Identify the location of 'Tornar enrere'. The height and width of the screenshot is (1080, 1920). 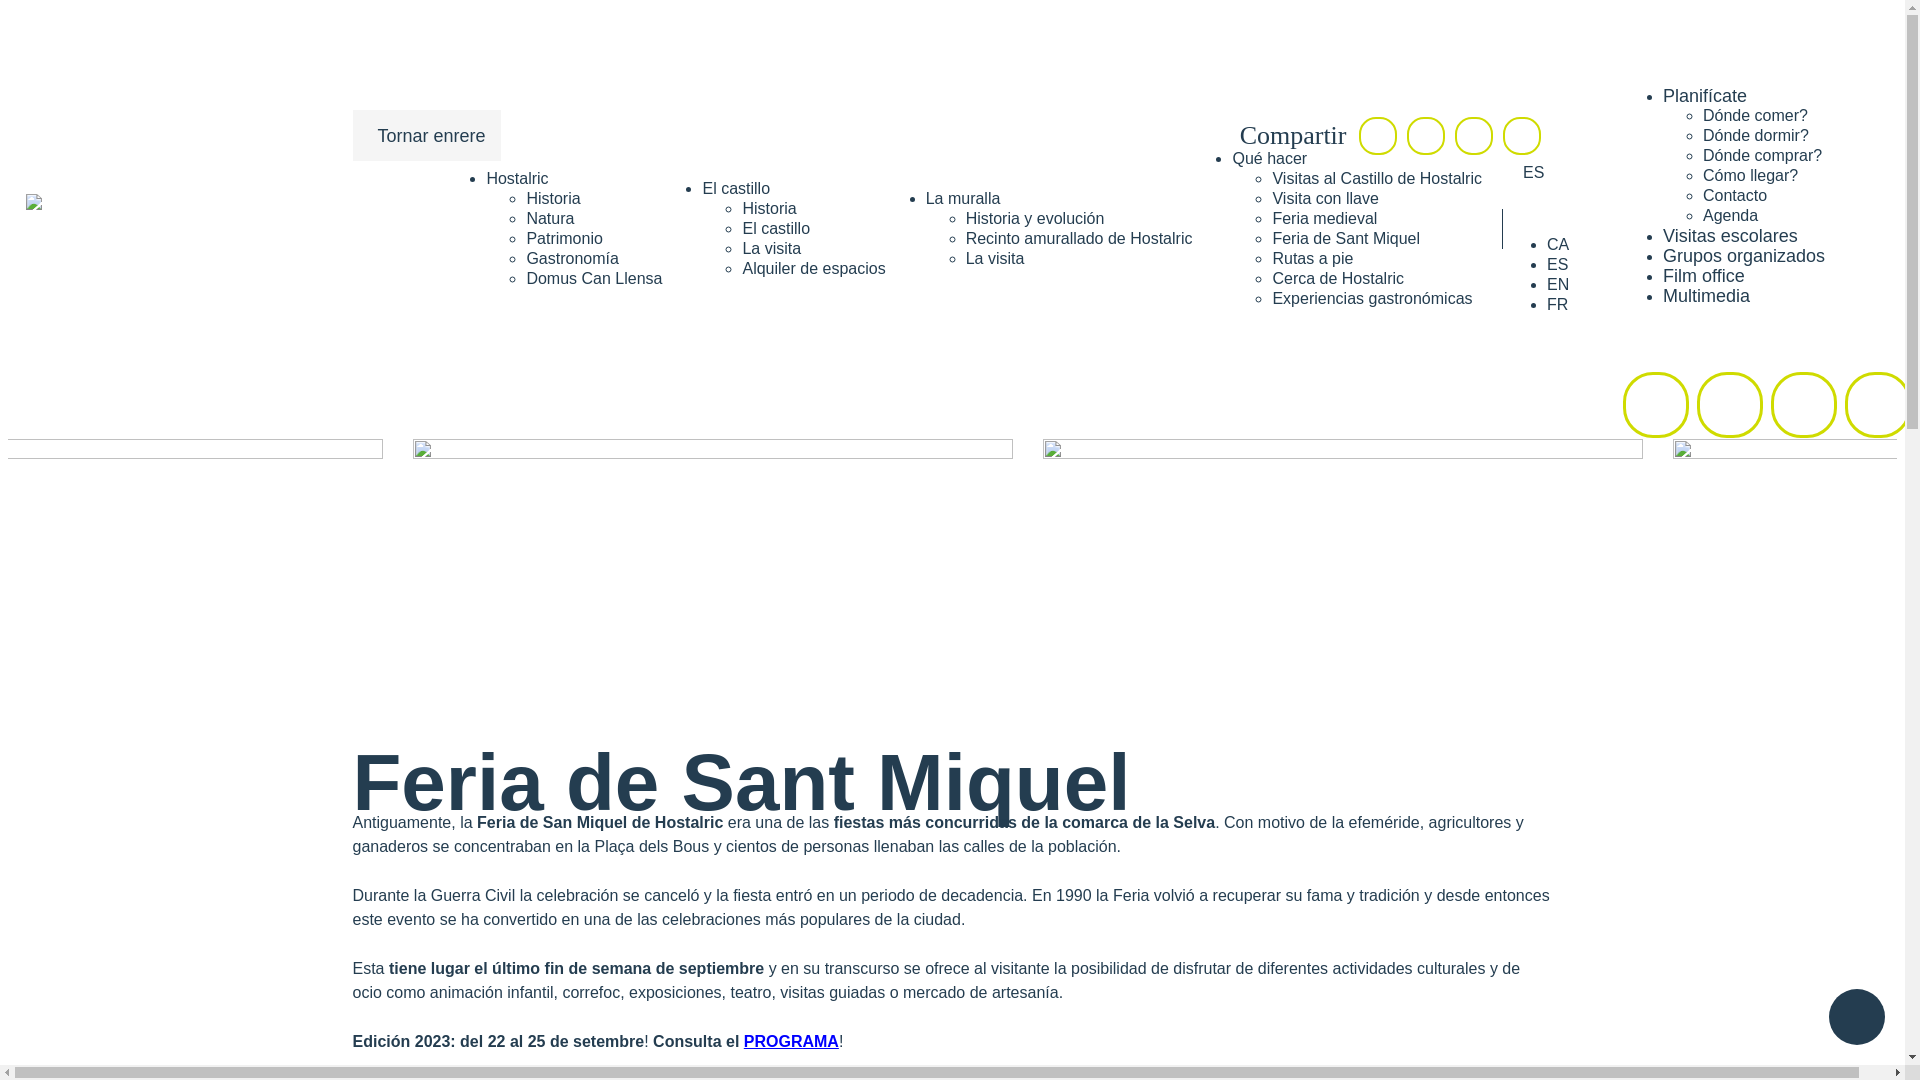
(425, 135).